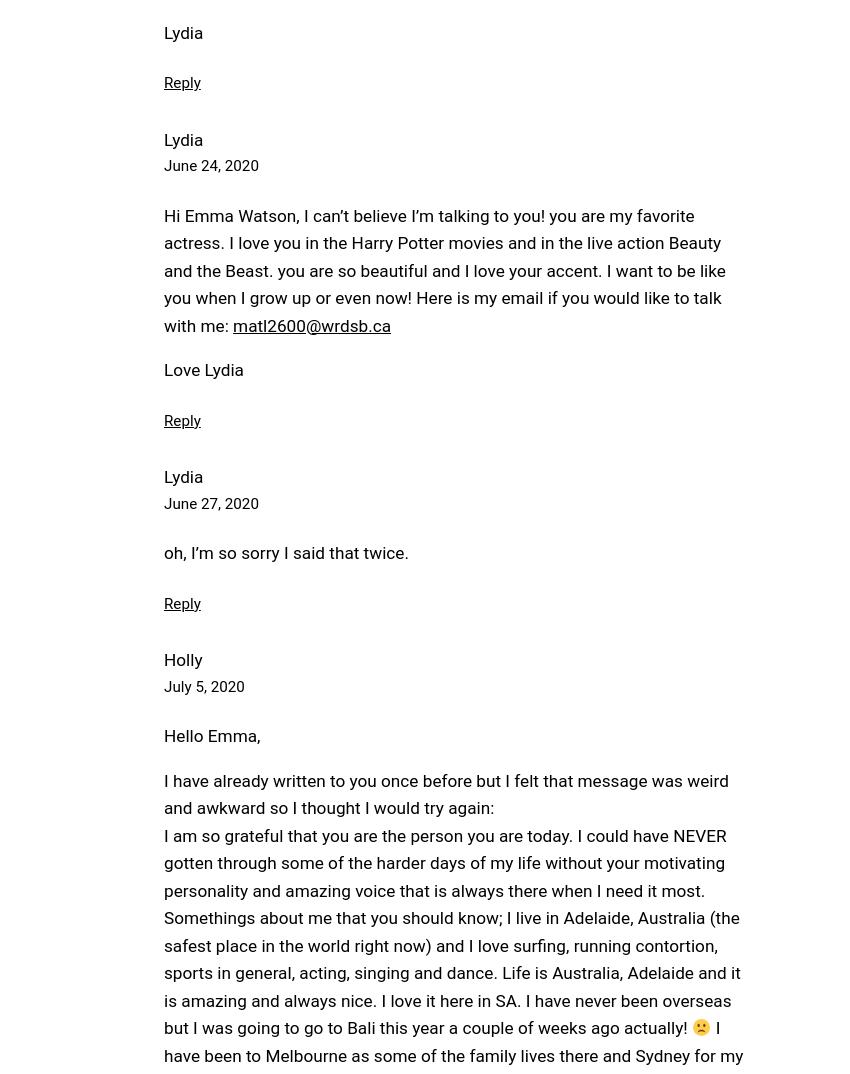 Image resolution: width=850 pixels, height=1074 pixels. I want to click on 'June 27, 2020', so click(209, 502).